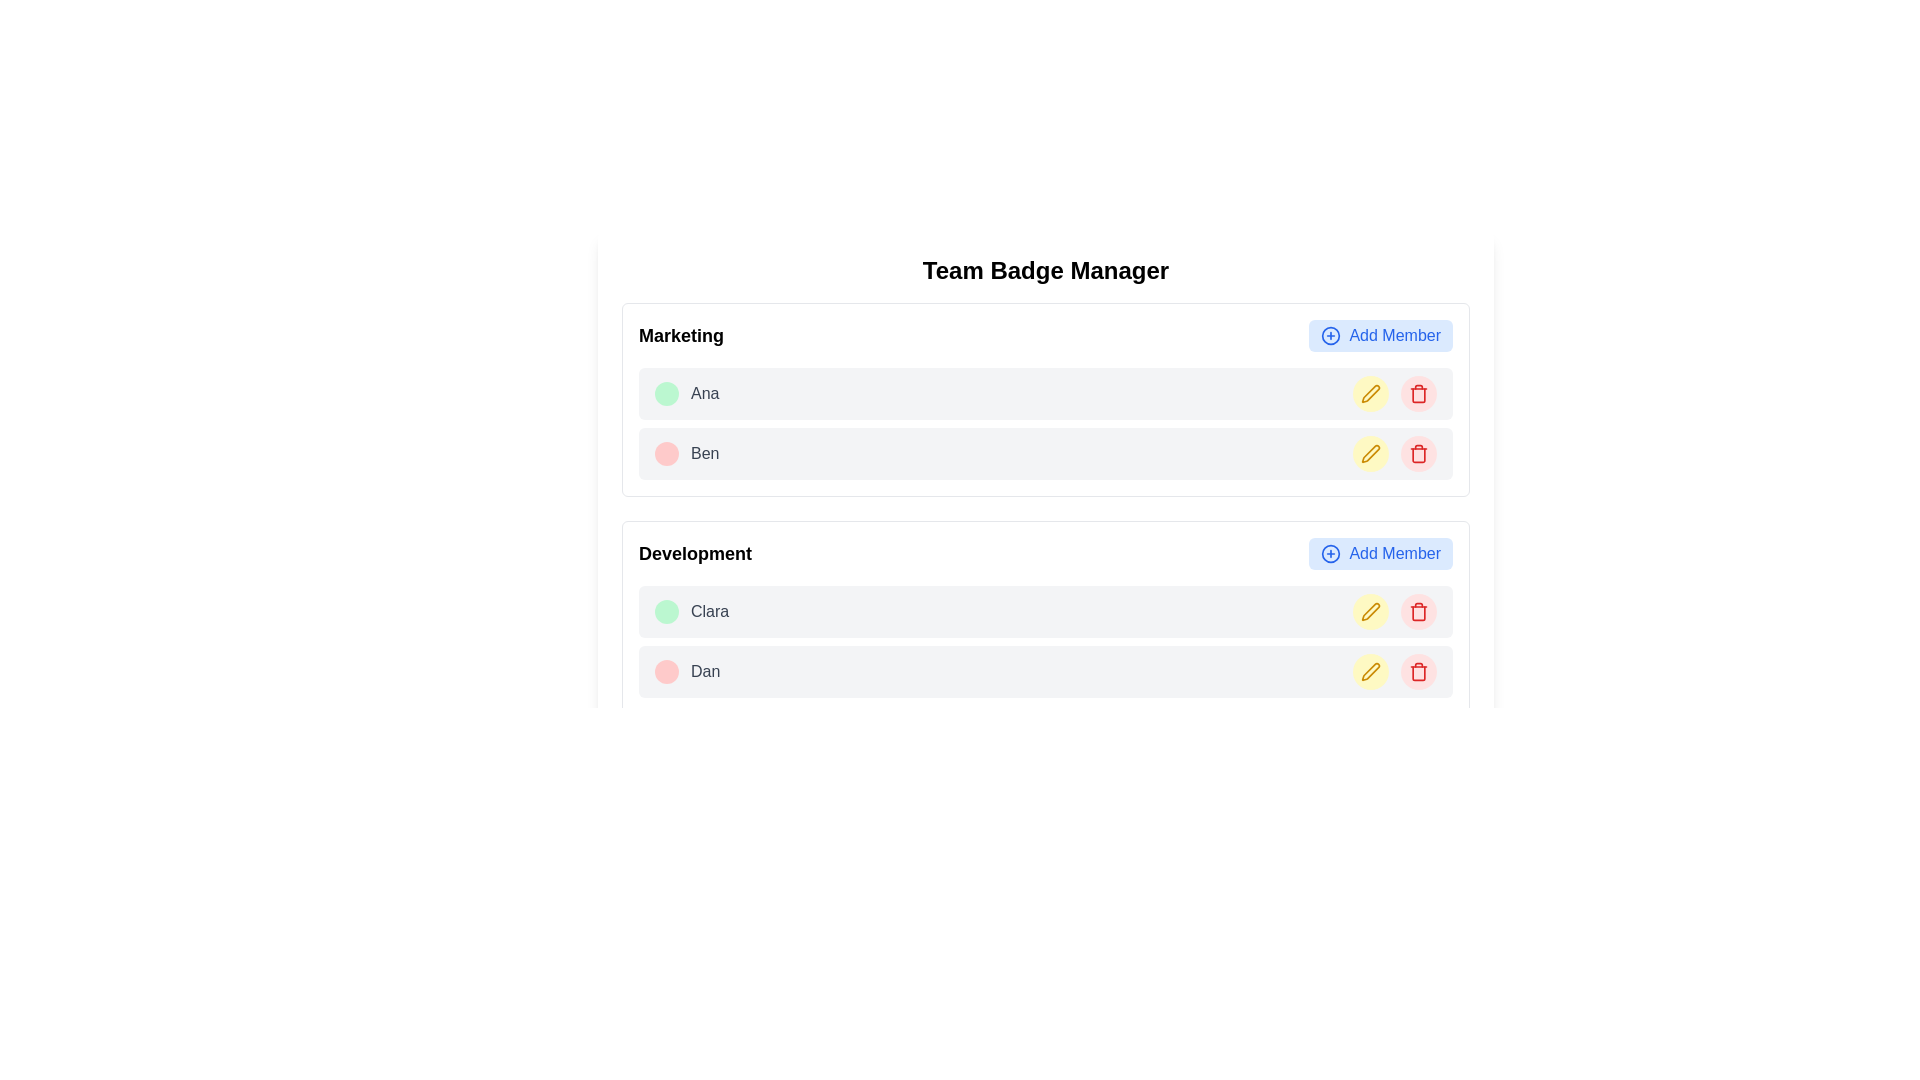  What do you see at coordinates (1331, 334) in the screenshot?
I see `the circular blue icon with a central plus sign located to the left of the 'Add Member' text in the upper-right corner of the 'Marketing' section` at bounding box center [1331, 334].